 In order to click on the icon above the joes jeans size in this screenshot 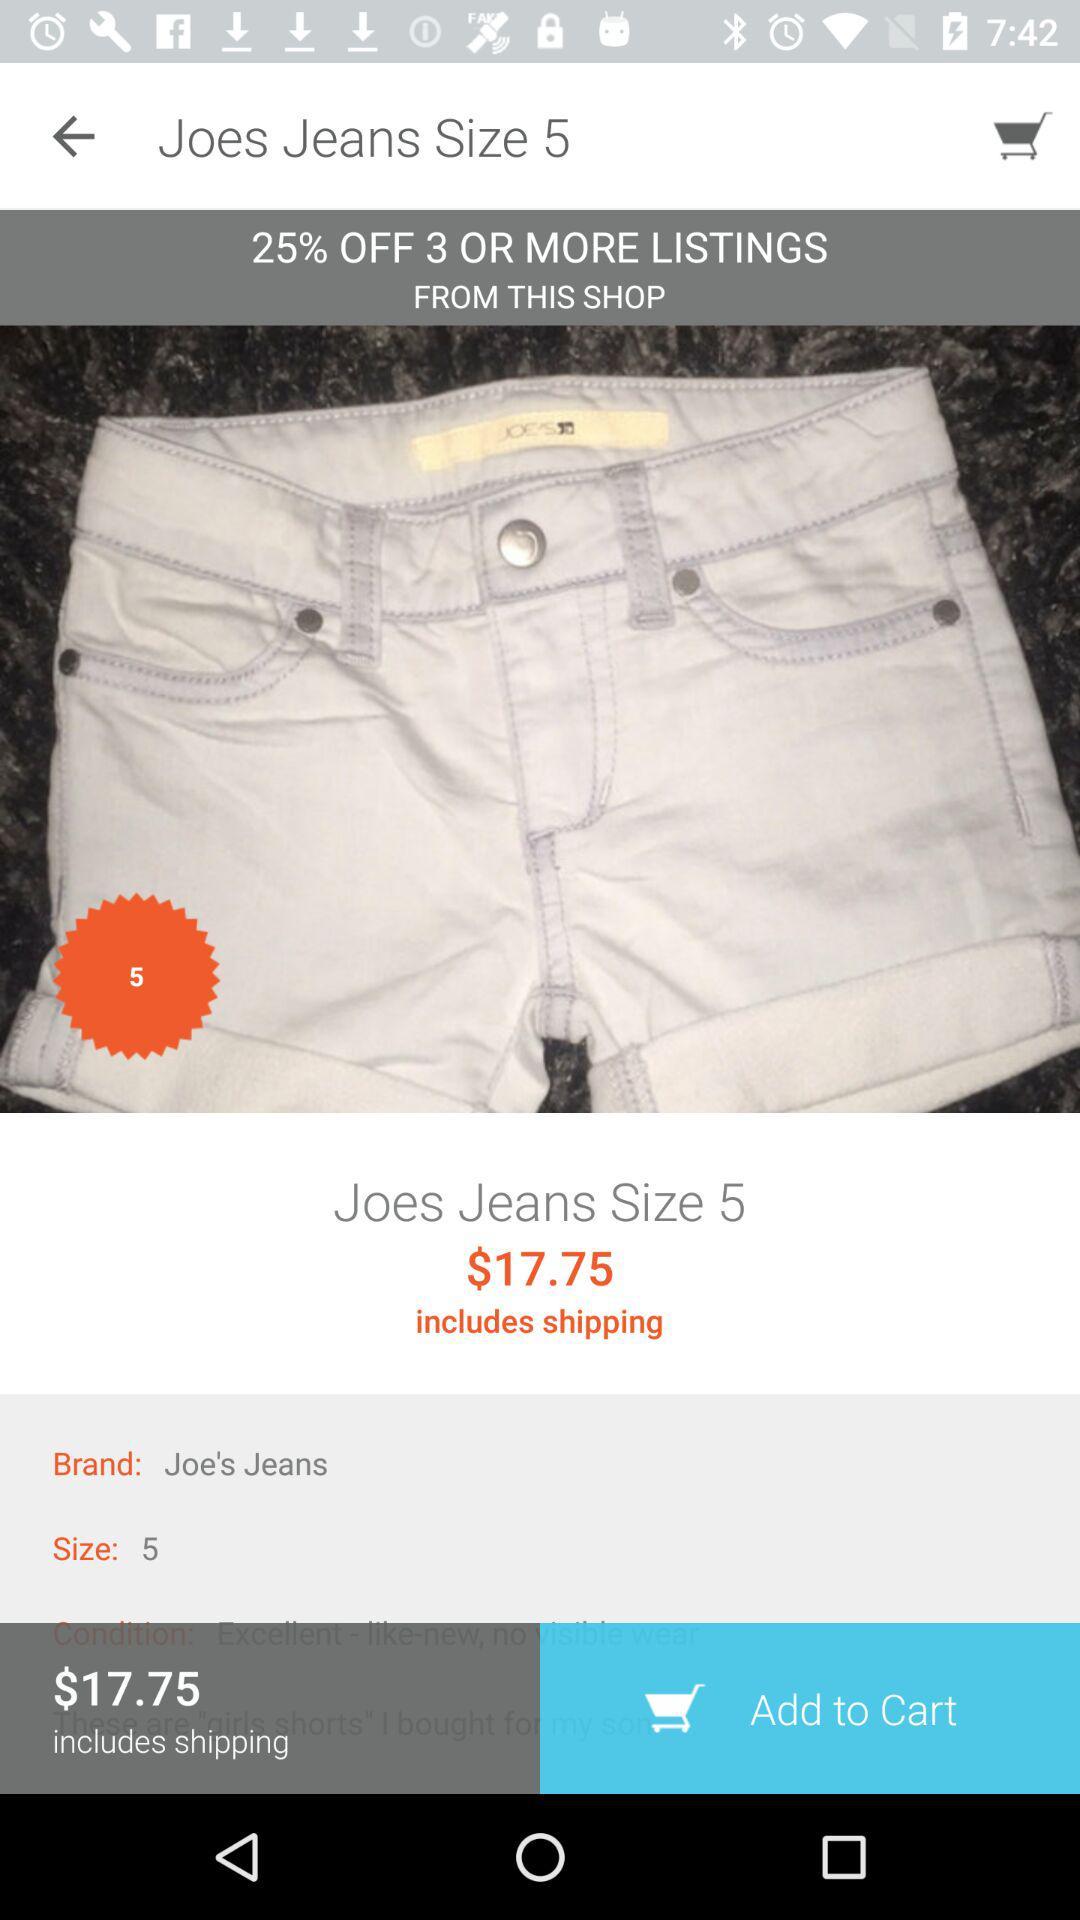, I will do `click(540, 719)`.